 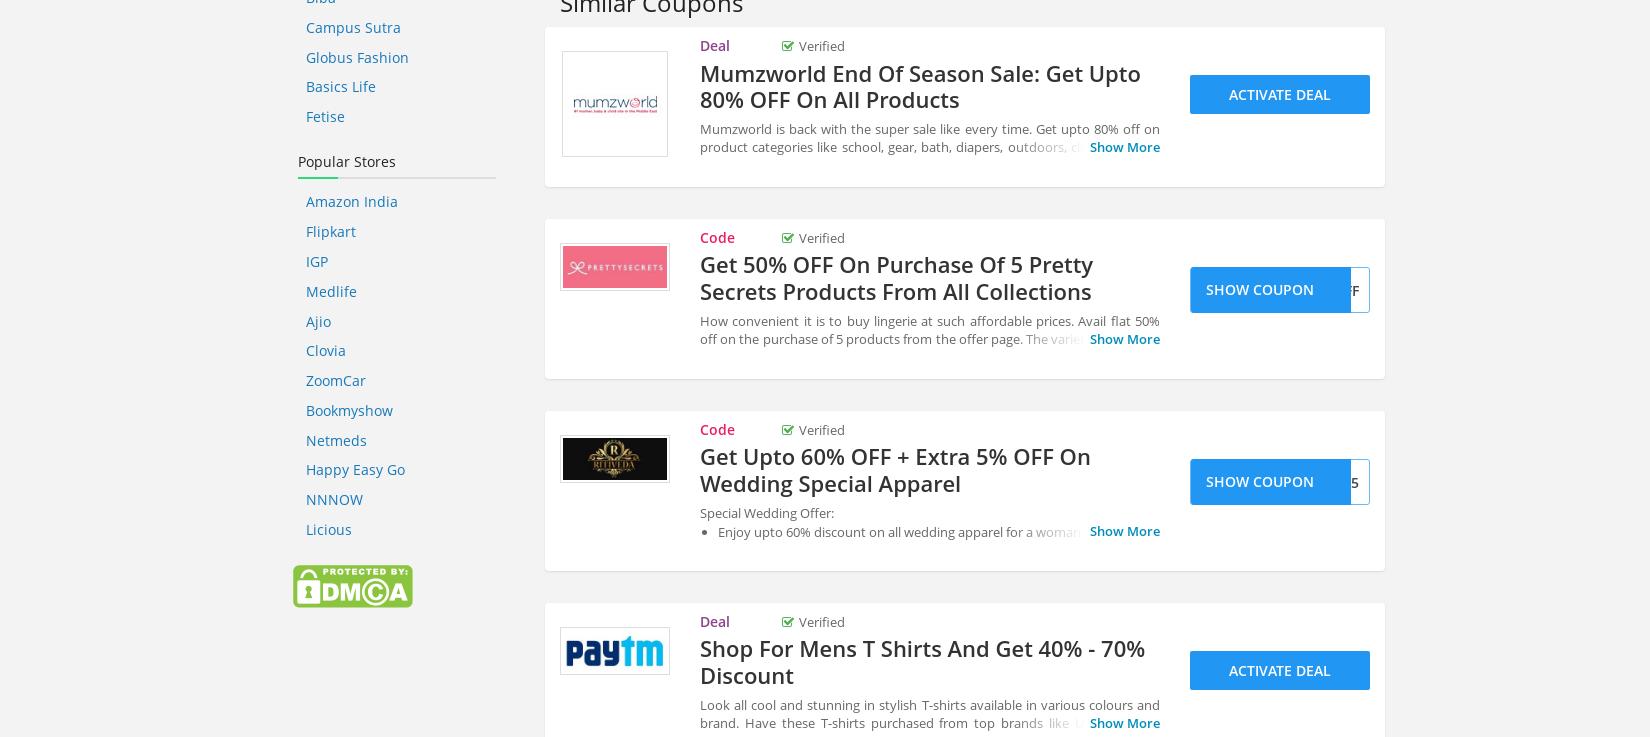 What do you see at coordinates (330, 290) in the screenshot?
I see `'Medlife'` at bounding box center [330, 290].